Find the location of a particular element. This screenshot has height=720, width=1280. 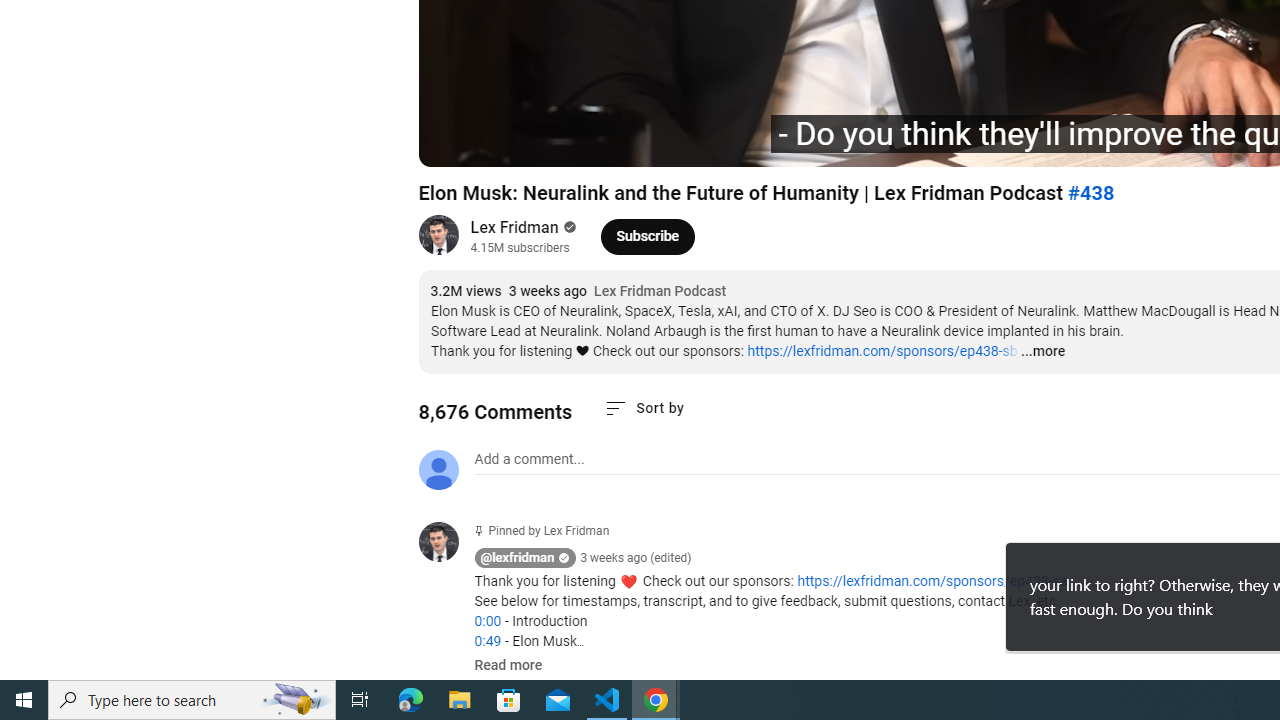

'Subscribe to Lex Fridman.' is located at coordinates (648, 235).